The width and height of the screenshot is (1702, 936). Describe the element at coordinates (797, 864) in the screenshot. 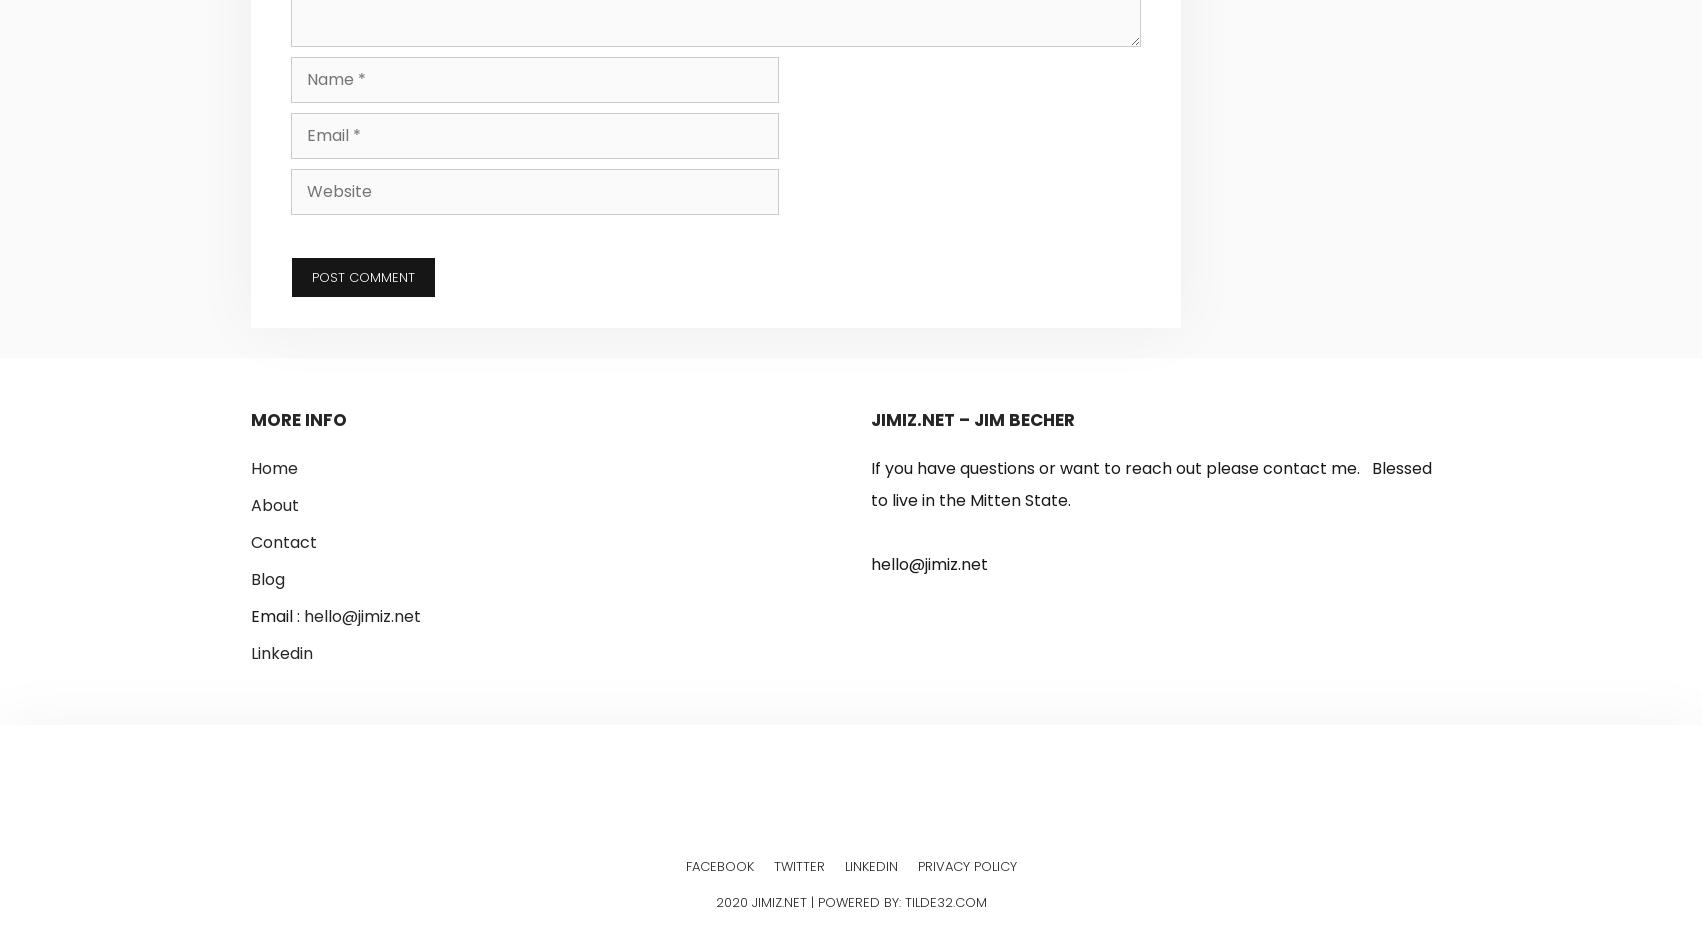

I see `'Twitter'` at that location.